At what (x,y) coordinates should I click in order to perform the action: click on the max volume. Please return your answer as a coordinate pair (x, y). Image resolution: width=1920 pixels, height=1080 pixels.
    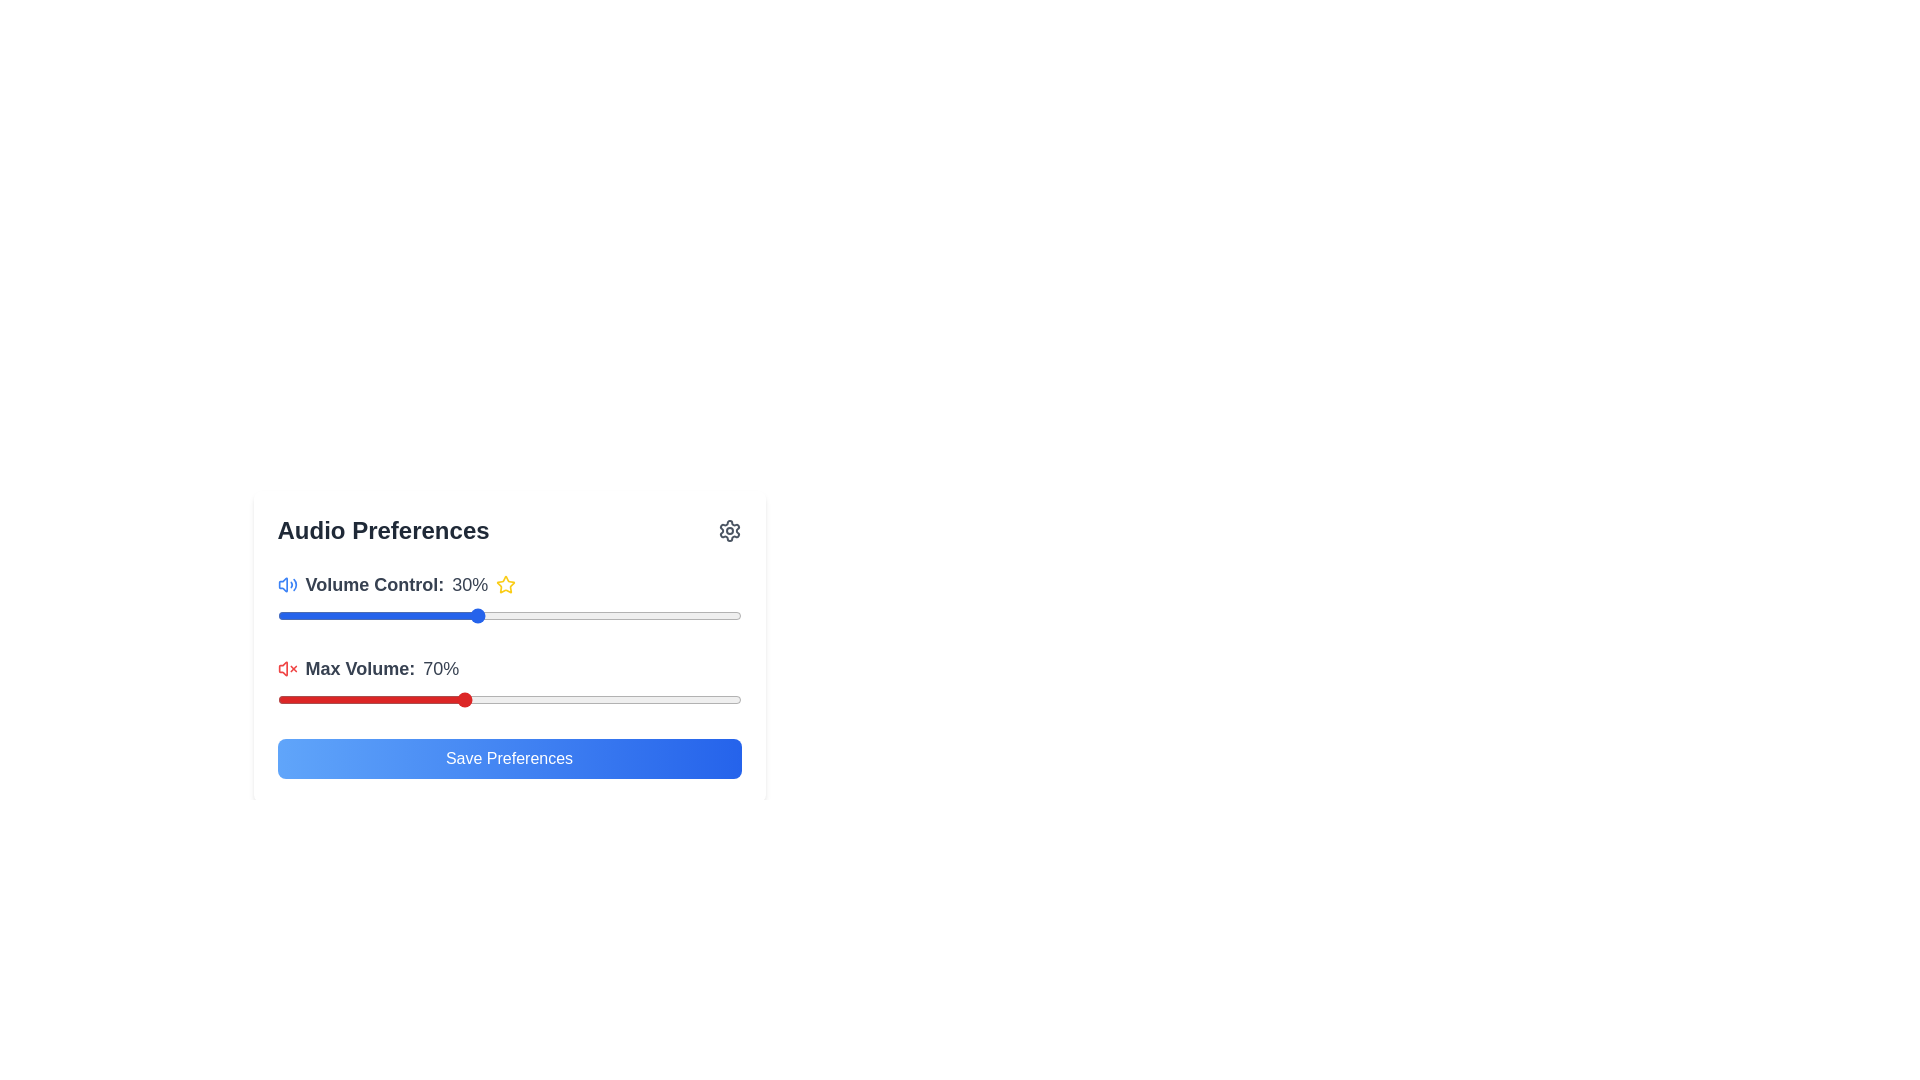
    Looking at the image, I should click on (648, 698).